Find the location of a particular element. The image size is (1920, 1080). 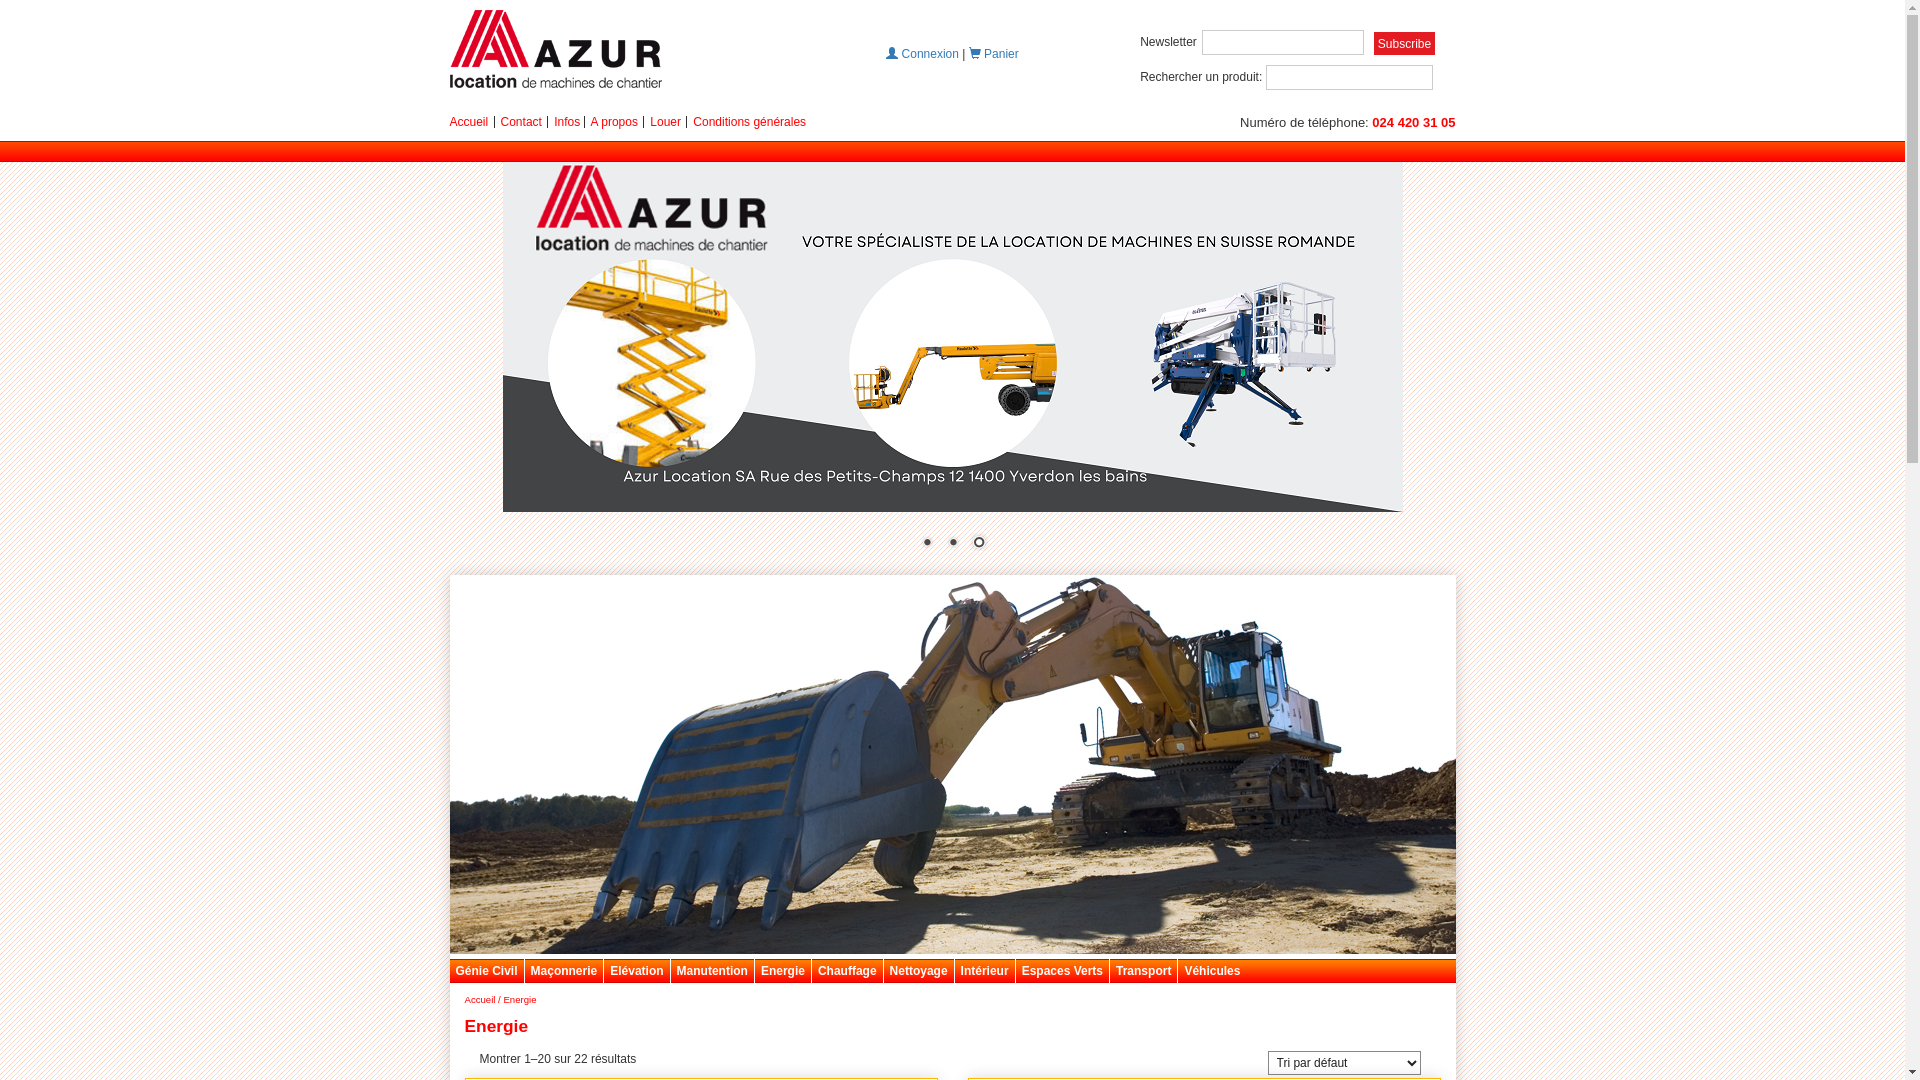

'Espaces Verts' is located at coordinates (1061, 971).